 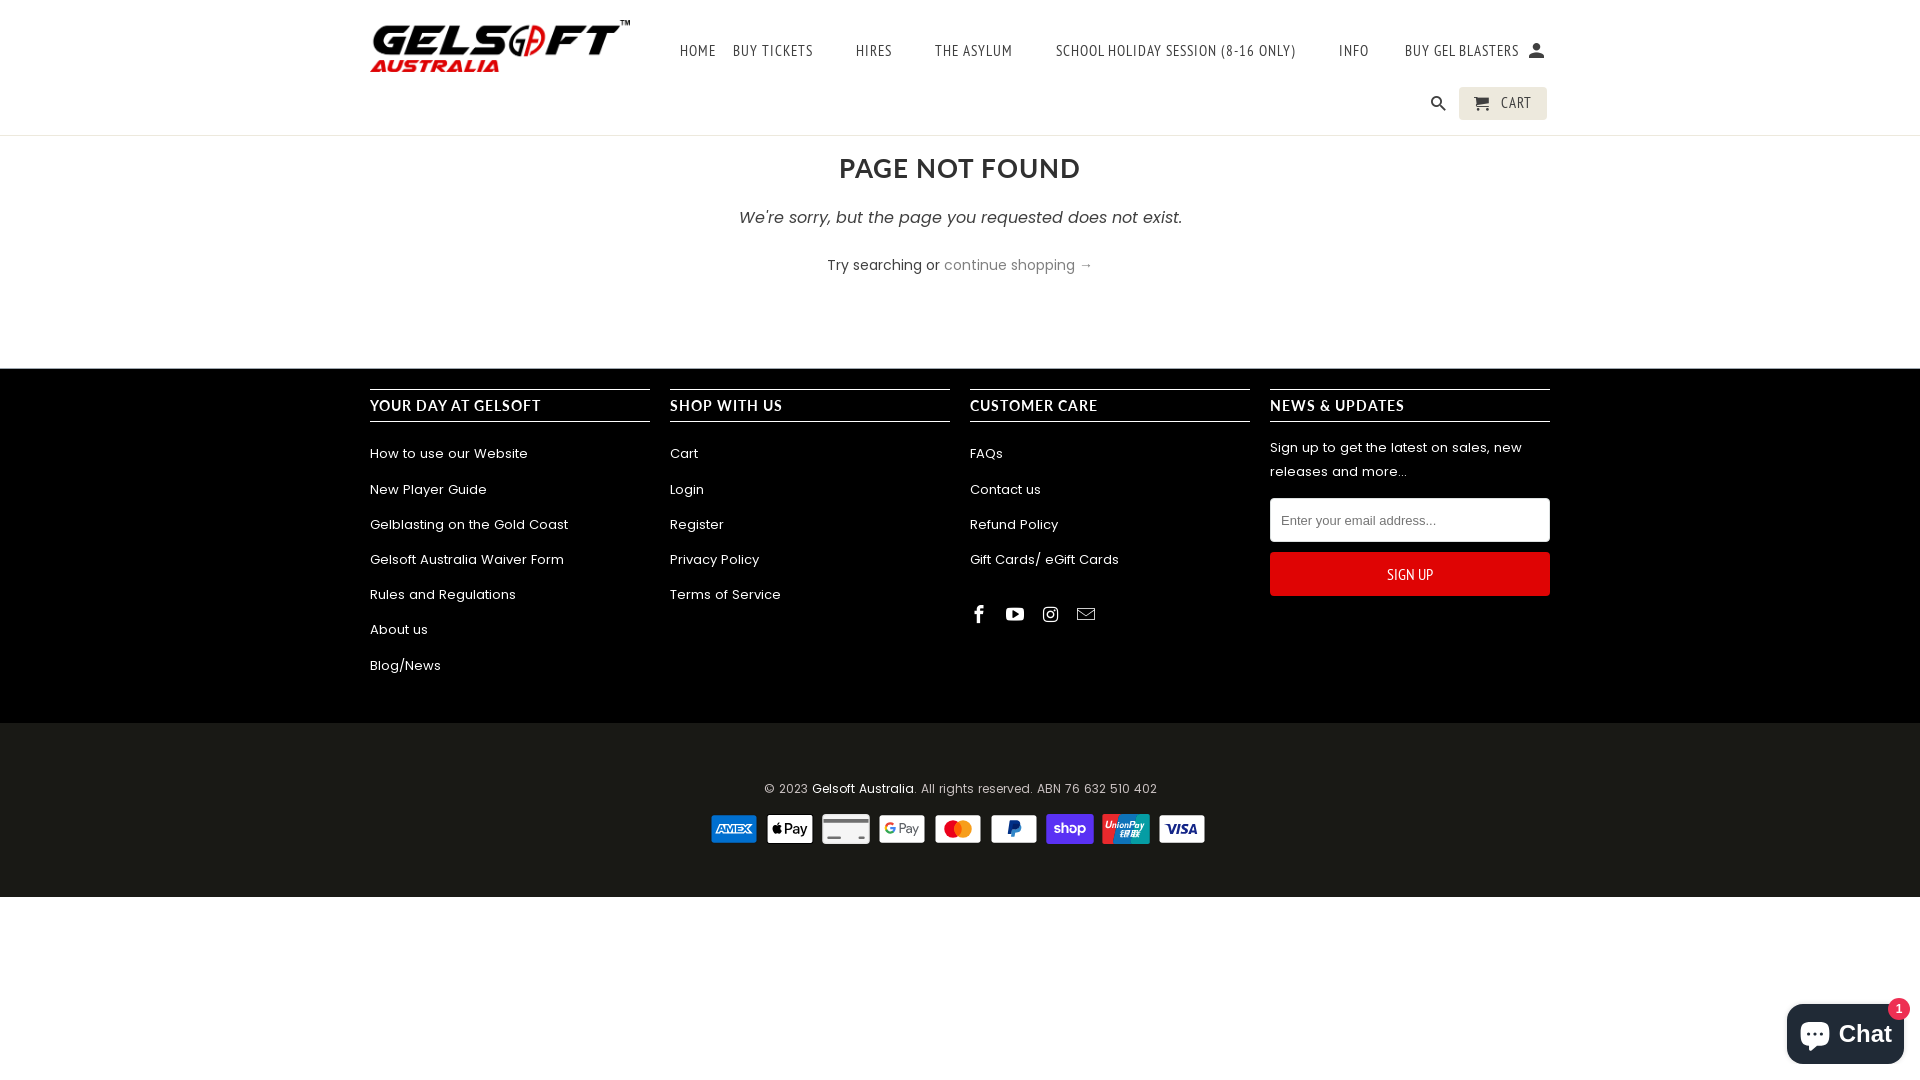 What do you see at coordinates (427, 489) in the screenshot?
I see `'New Player Guide'` at bounding box center [427, 489].